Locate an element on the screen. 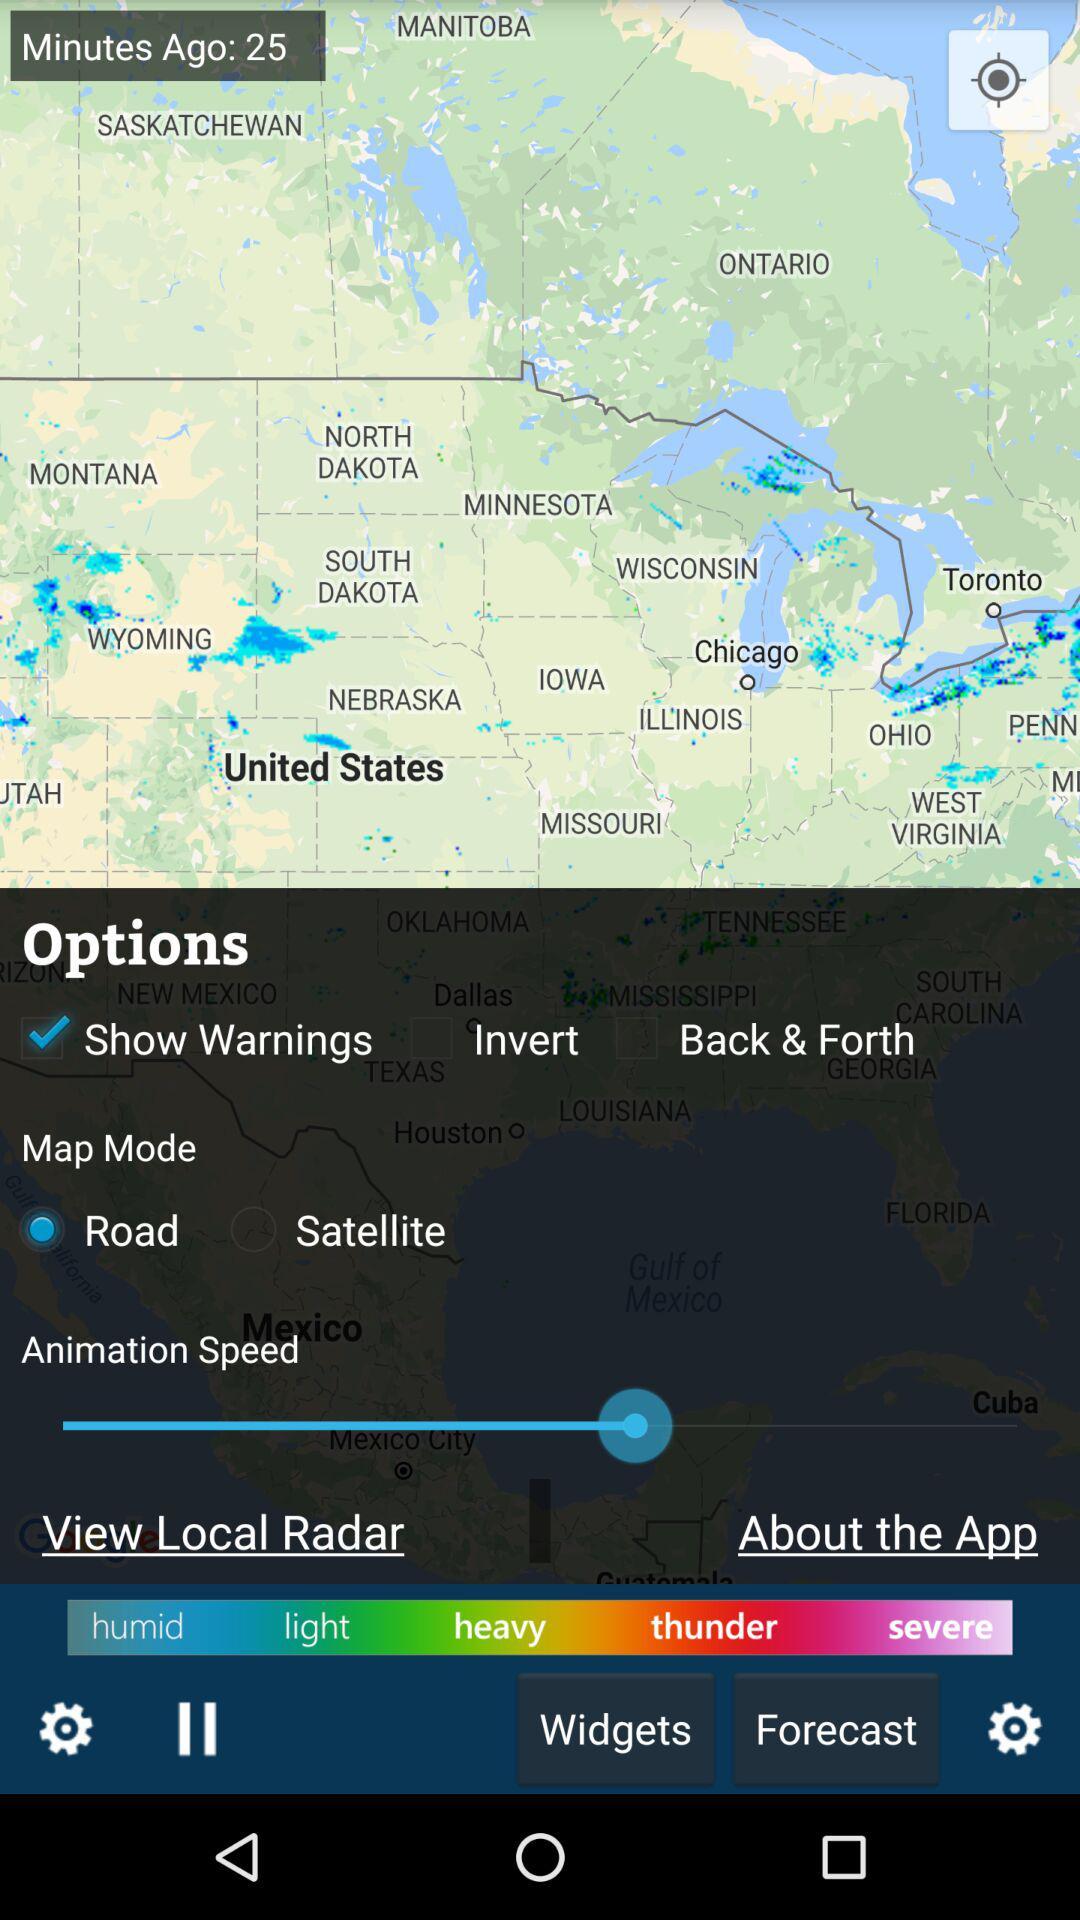 The height and width of the screenshot is (1920, 1080). invert is located at coordinates (483, 1037).